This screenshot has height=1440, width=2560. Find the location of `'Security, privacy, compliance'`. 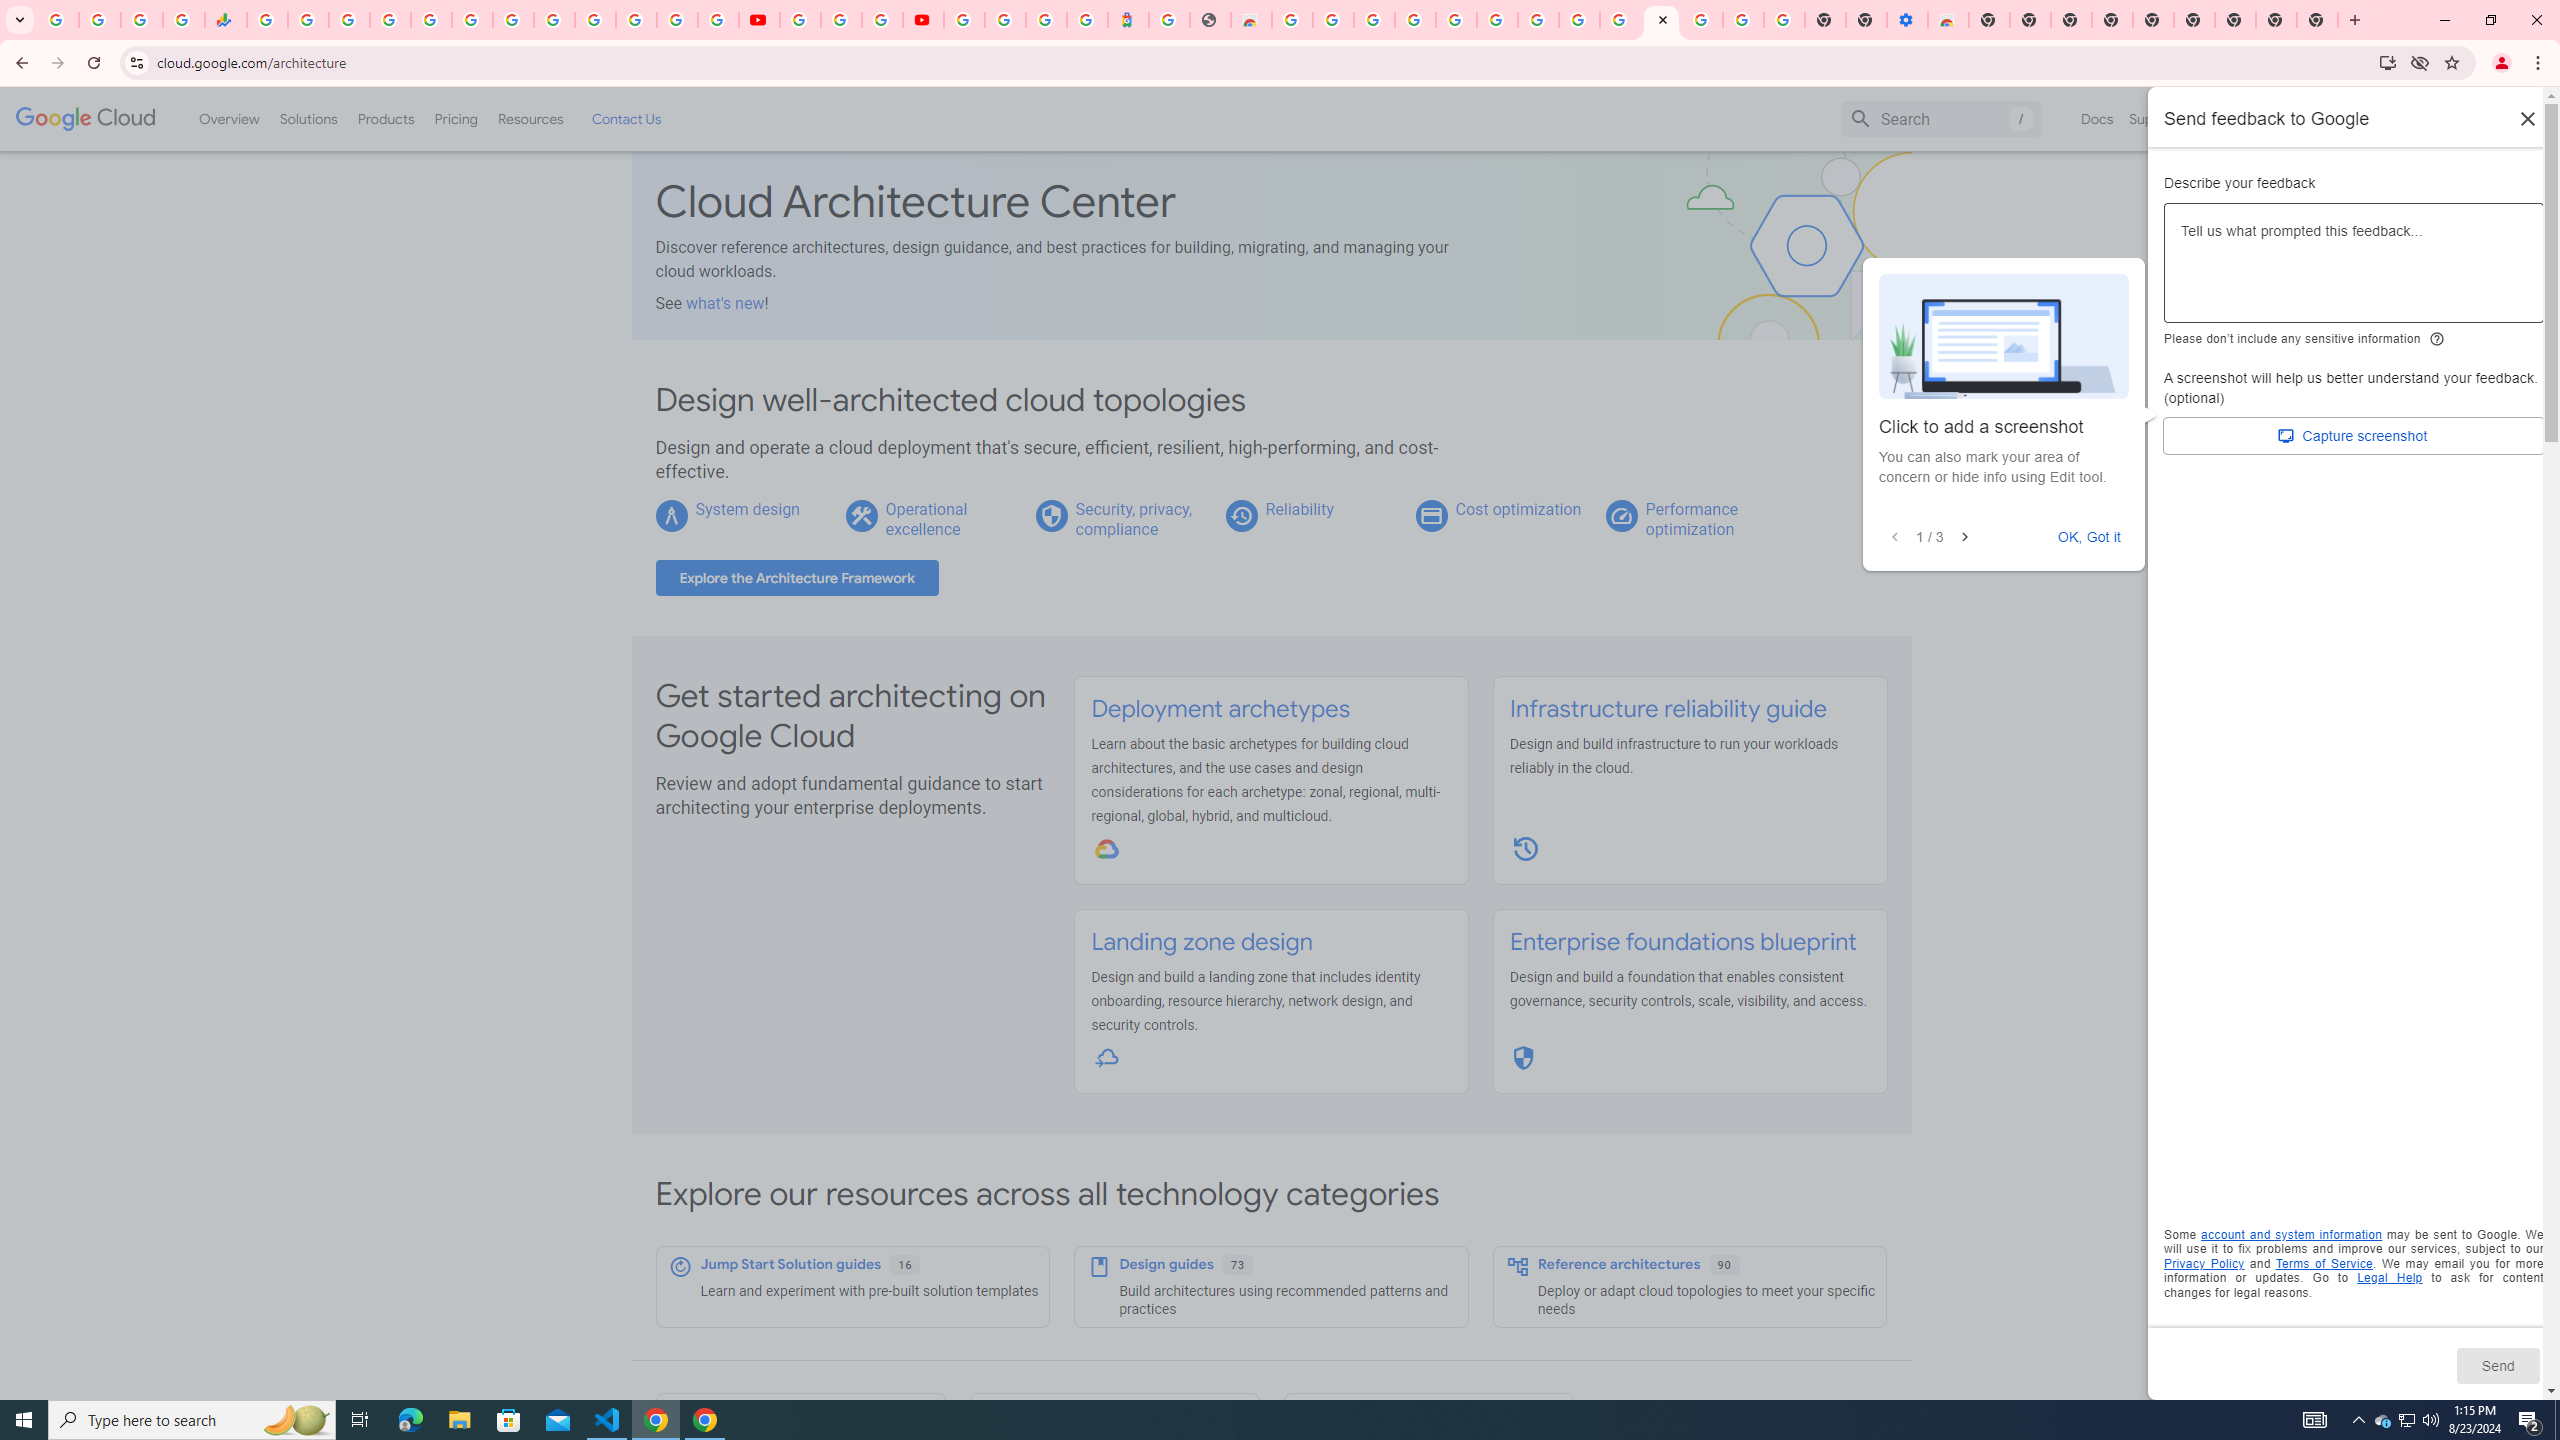

'Security, privacy, compliance' is located at coordinates (1133, 518).